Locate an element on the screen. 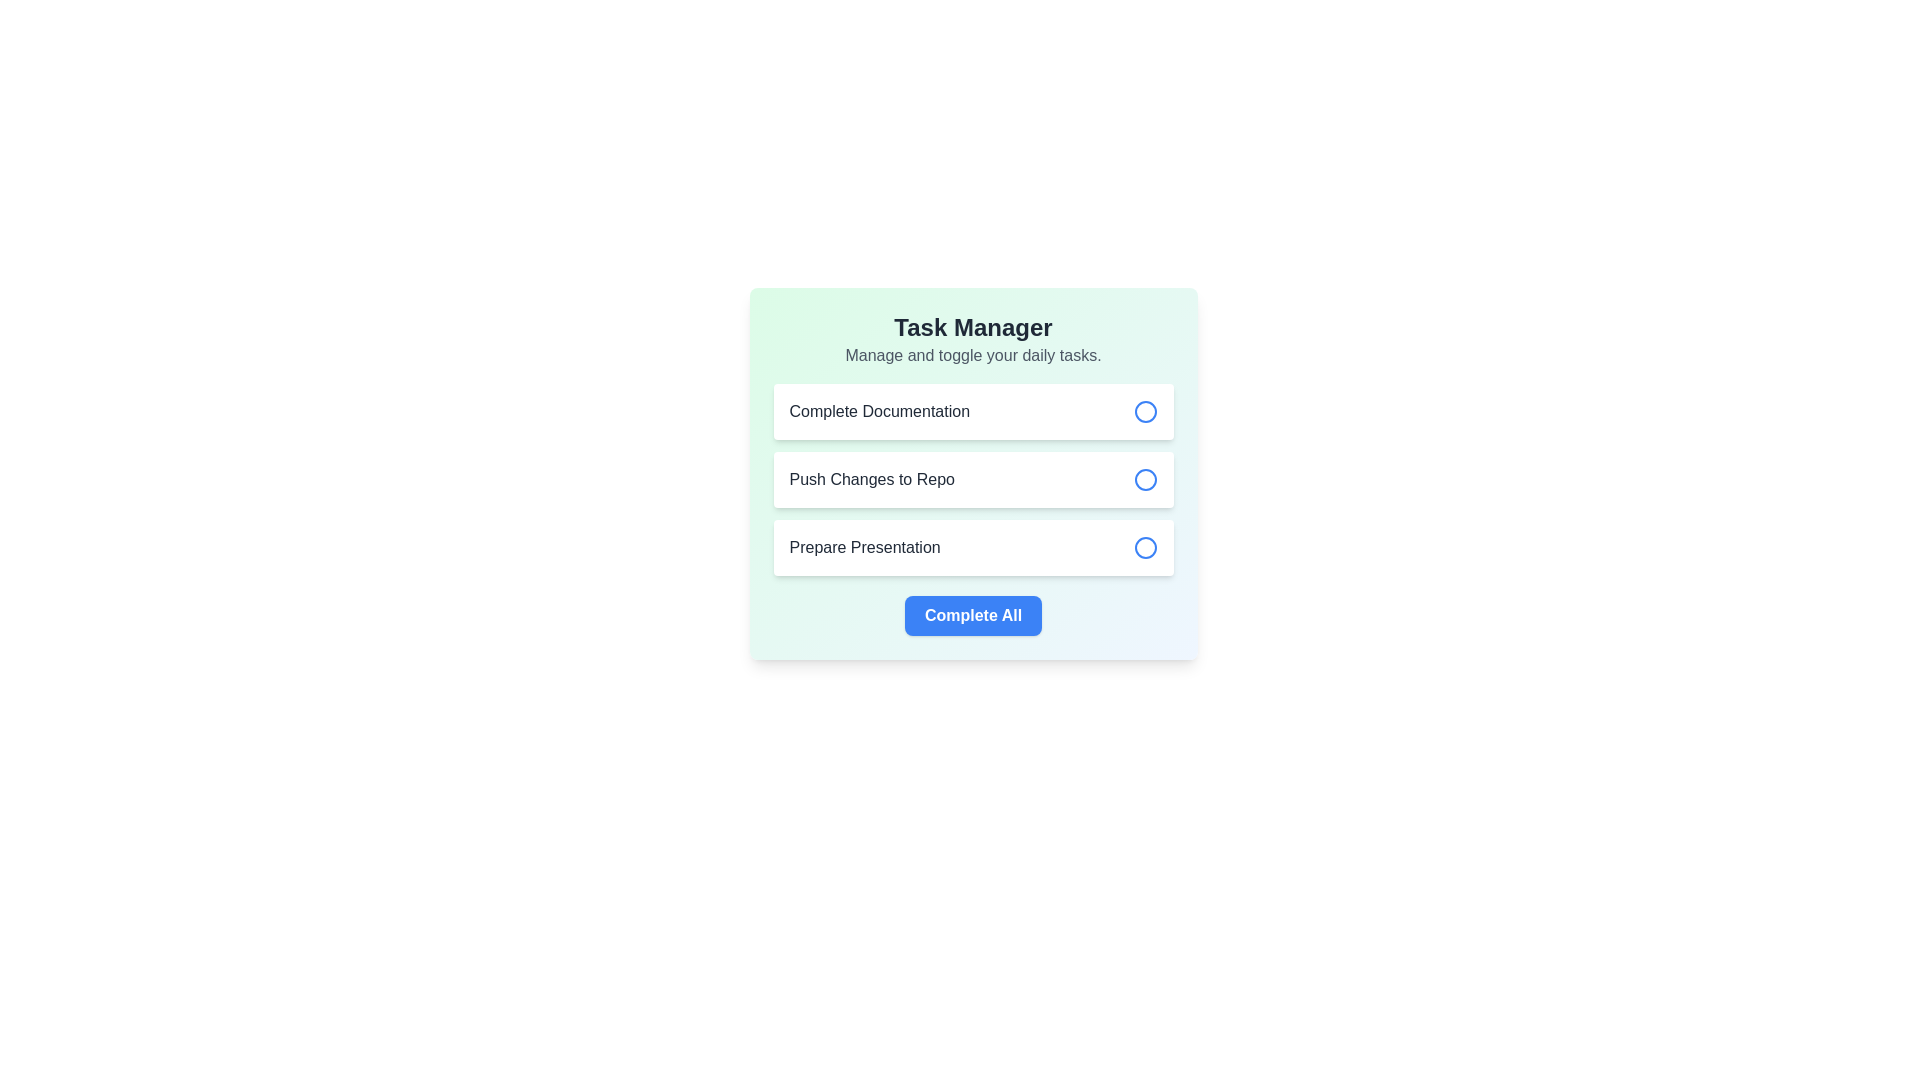 The image size is (1920, 1080). the blue circular radio button located to the far right of the 'Push Changes to Repo' text in the task manager interface is located at coordinates (1145, 479).